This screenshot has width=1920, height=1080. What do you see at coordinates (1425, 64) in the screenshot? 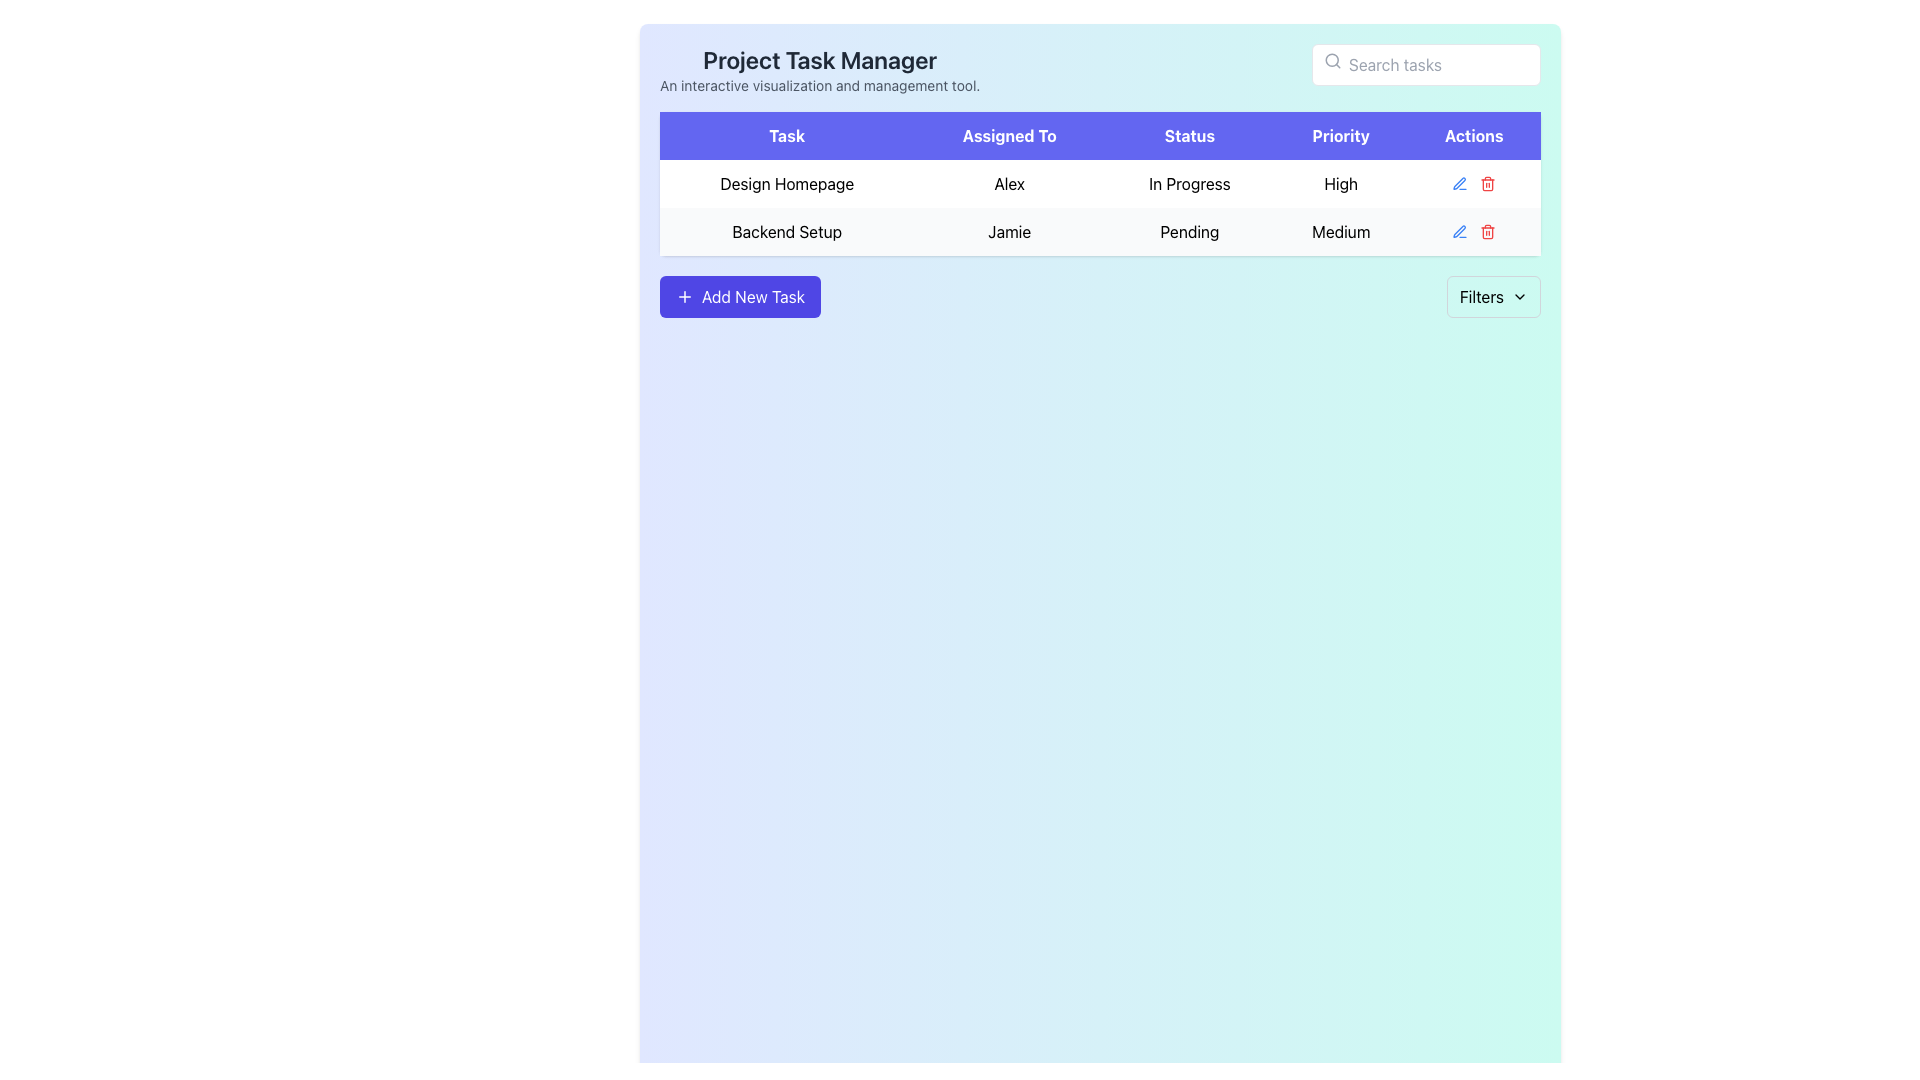
I see `on the text input box located in the top-right area of the interface` at bounding box center [1425, 64].